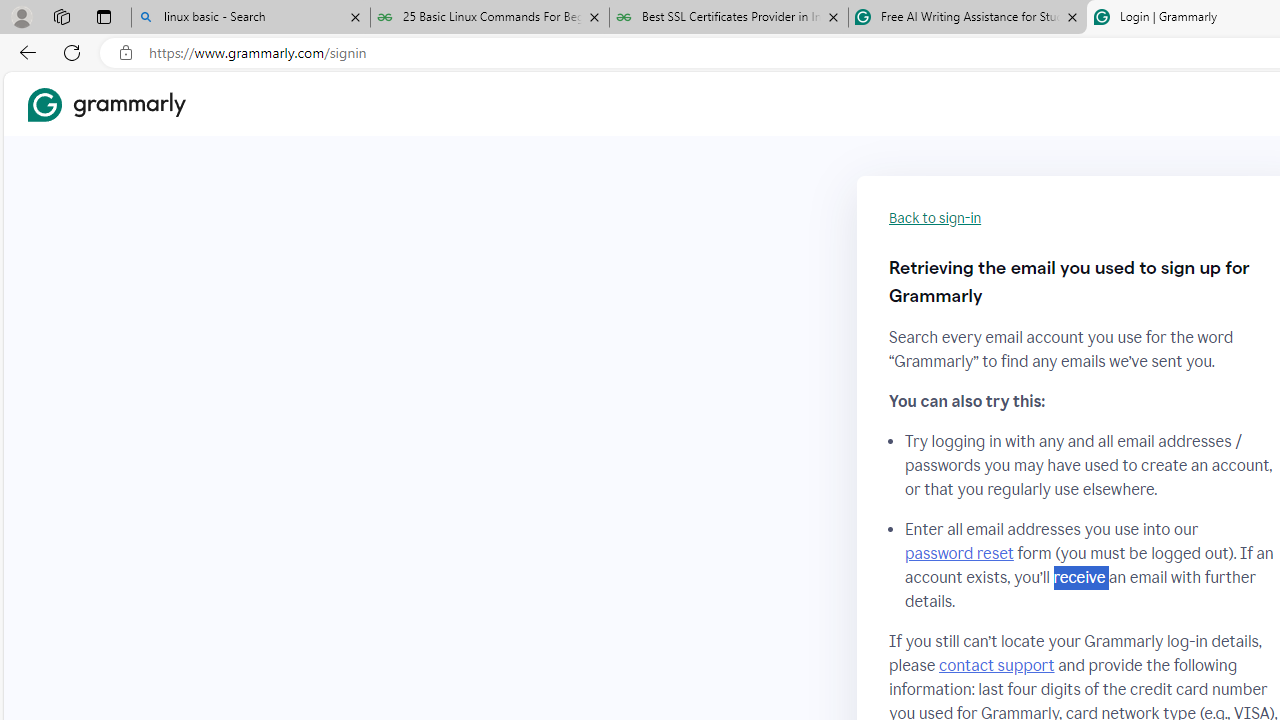 The width and height of the screenshot is (1280, 720). What do you see at coordinates (728, 17) in the screenshot?
I see `'Best SSL Certificates Provider in India - GeeksforGeeks'` at bounding box center [728, 17].